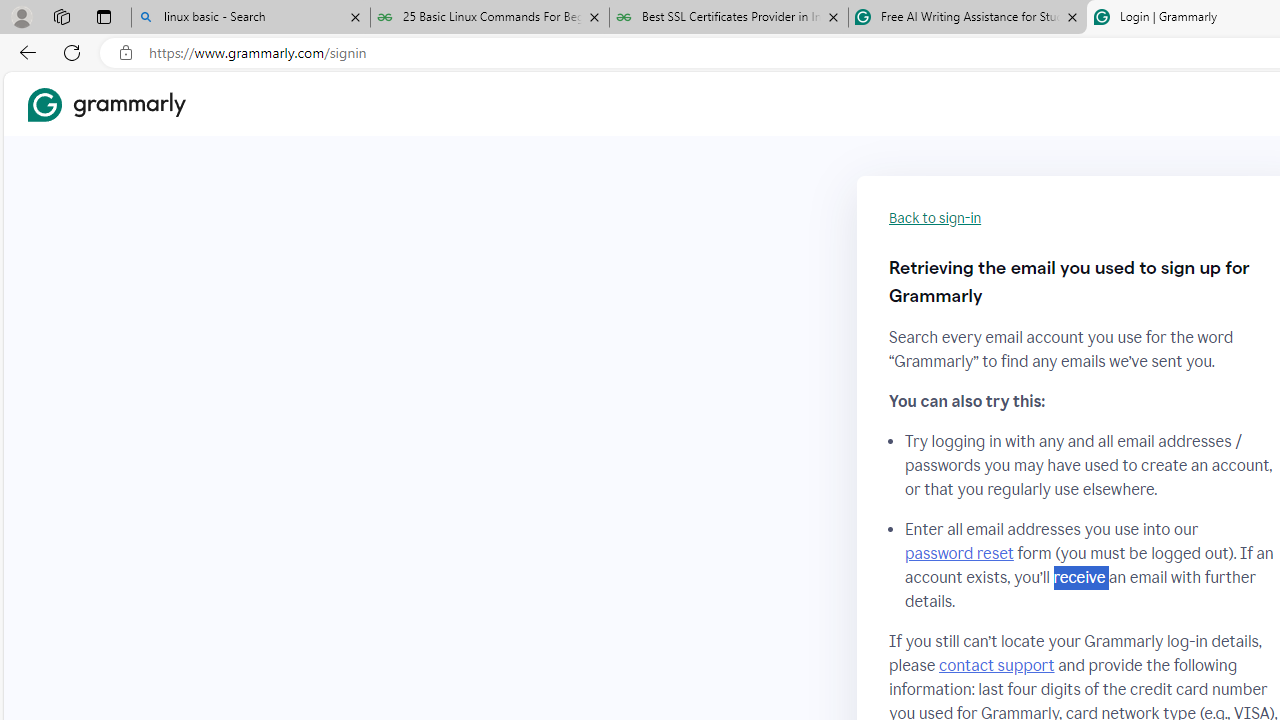 The width and height of the screenshot is (1280, 720). What do you see at coordinates (728, 17) in the screenshot?
I see `'Best SSL Certificates Provider in India - GeeksforGeeks'` at bounding box center [728, 17].